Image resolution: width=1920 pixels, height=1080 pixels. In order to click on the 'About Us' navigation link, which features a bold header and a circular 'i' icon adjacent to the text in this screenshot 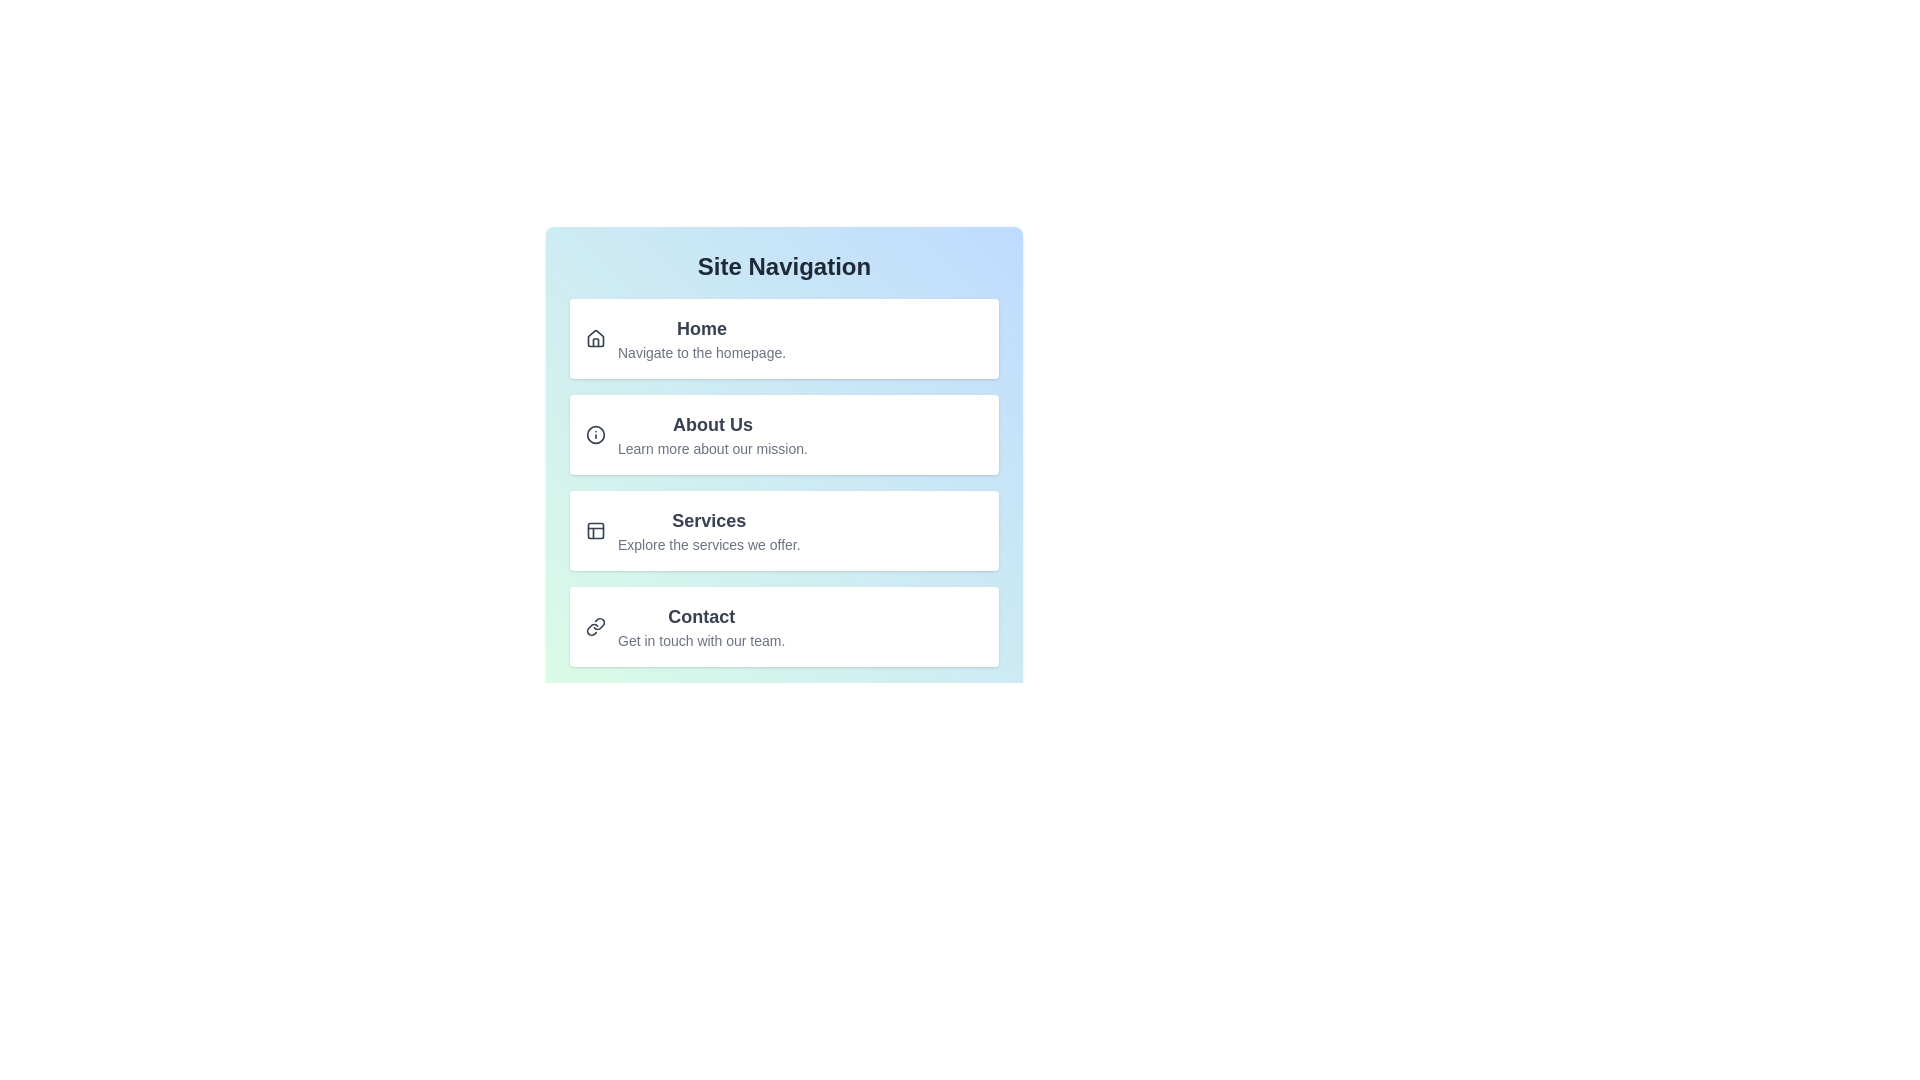, I will do `click(783, 434)`.